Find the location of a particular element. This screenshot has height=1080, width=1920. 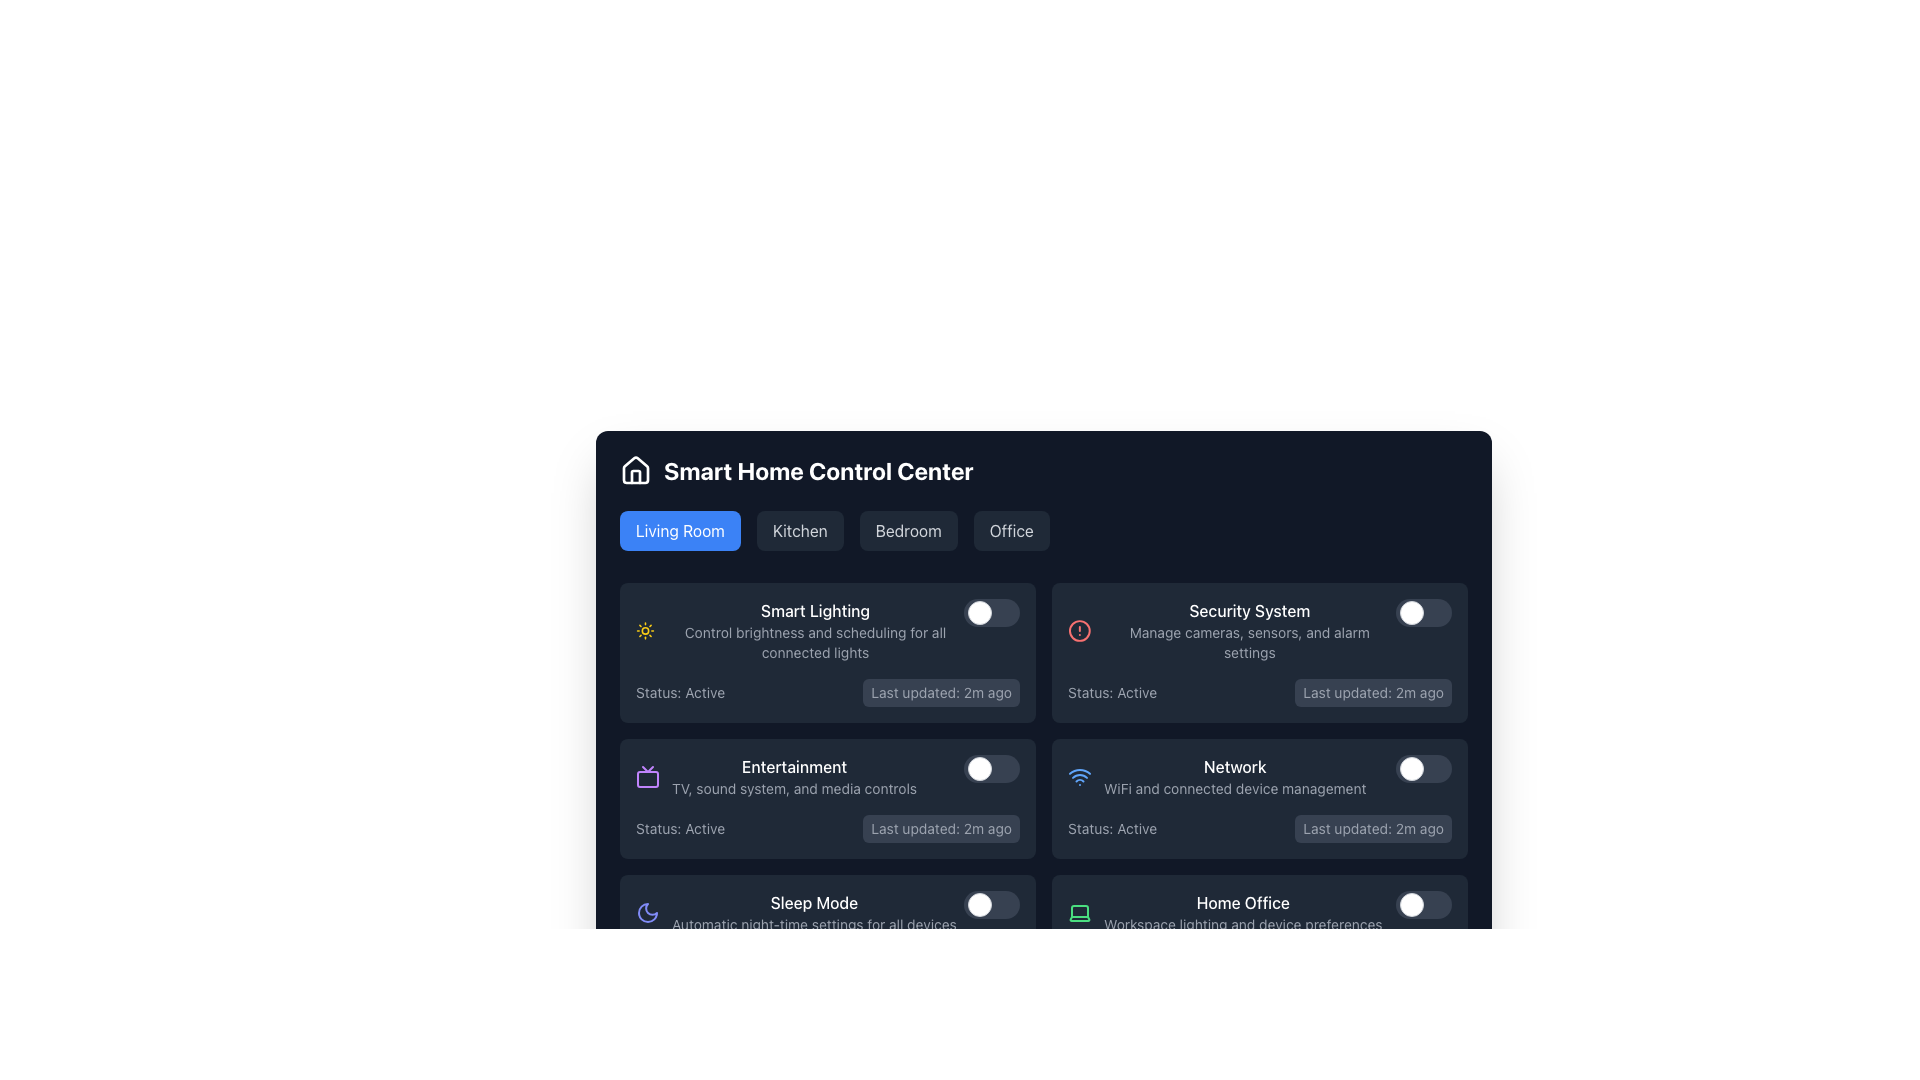

the 'Status: Active' text label located on the lower-left side of the 'Security System' card in the Smart Home Control Center is located at coordinates (1111, 692).